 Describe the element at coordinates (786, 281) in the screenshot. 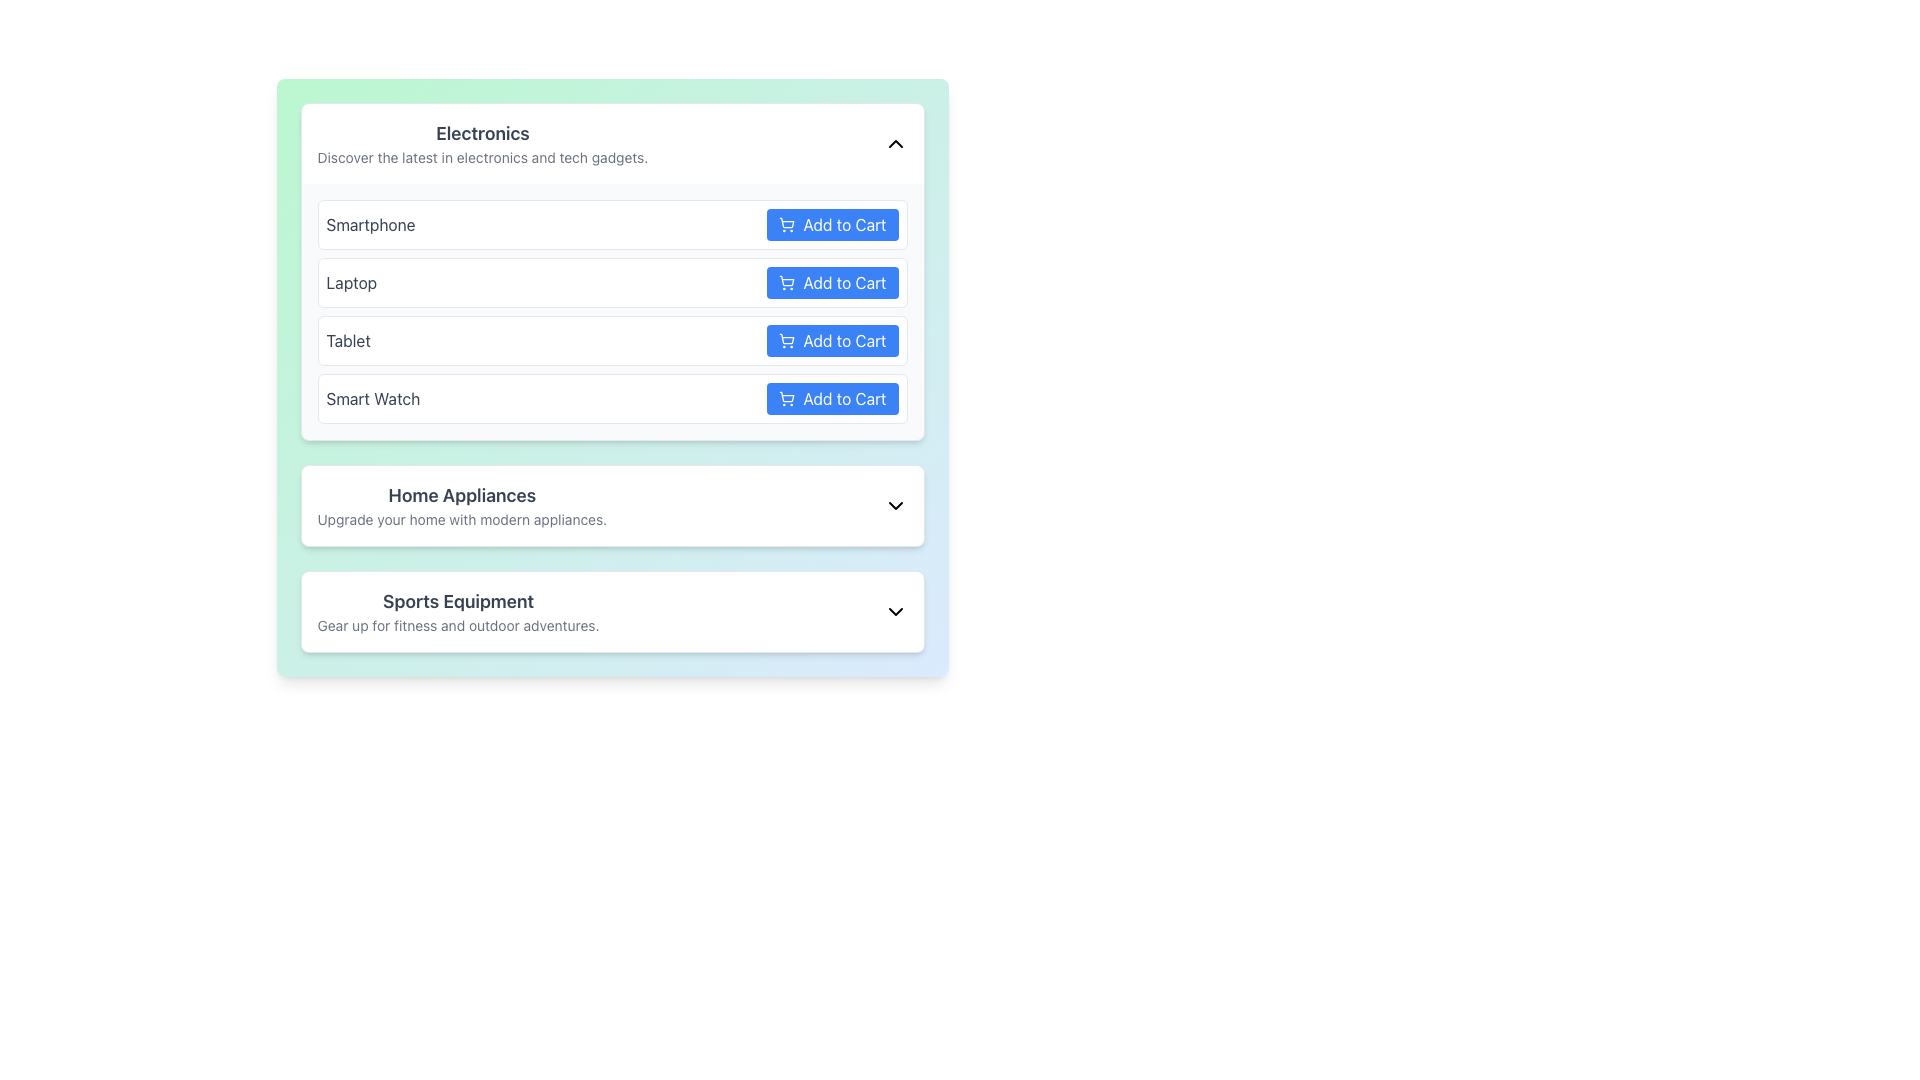

I see `the 'Add to Cart' icon located to the left of the button text for the second product ('Laptop') in the 'Electronics' category` at that location.